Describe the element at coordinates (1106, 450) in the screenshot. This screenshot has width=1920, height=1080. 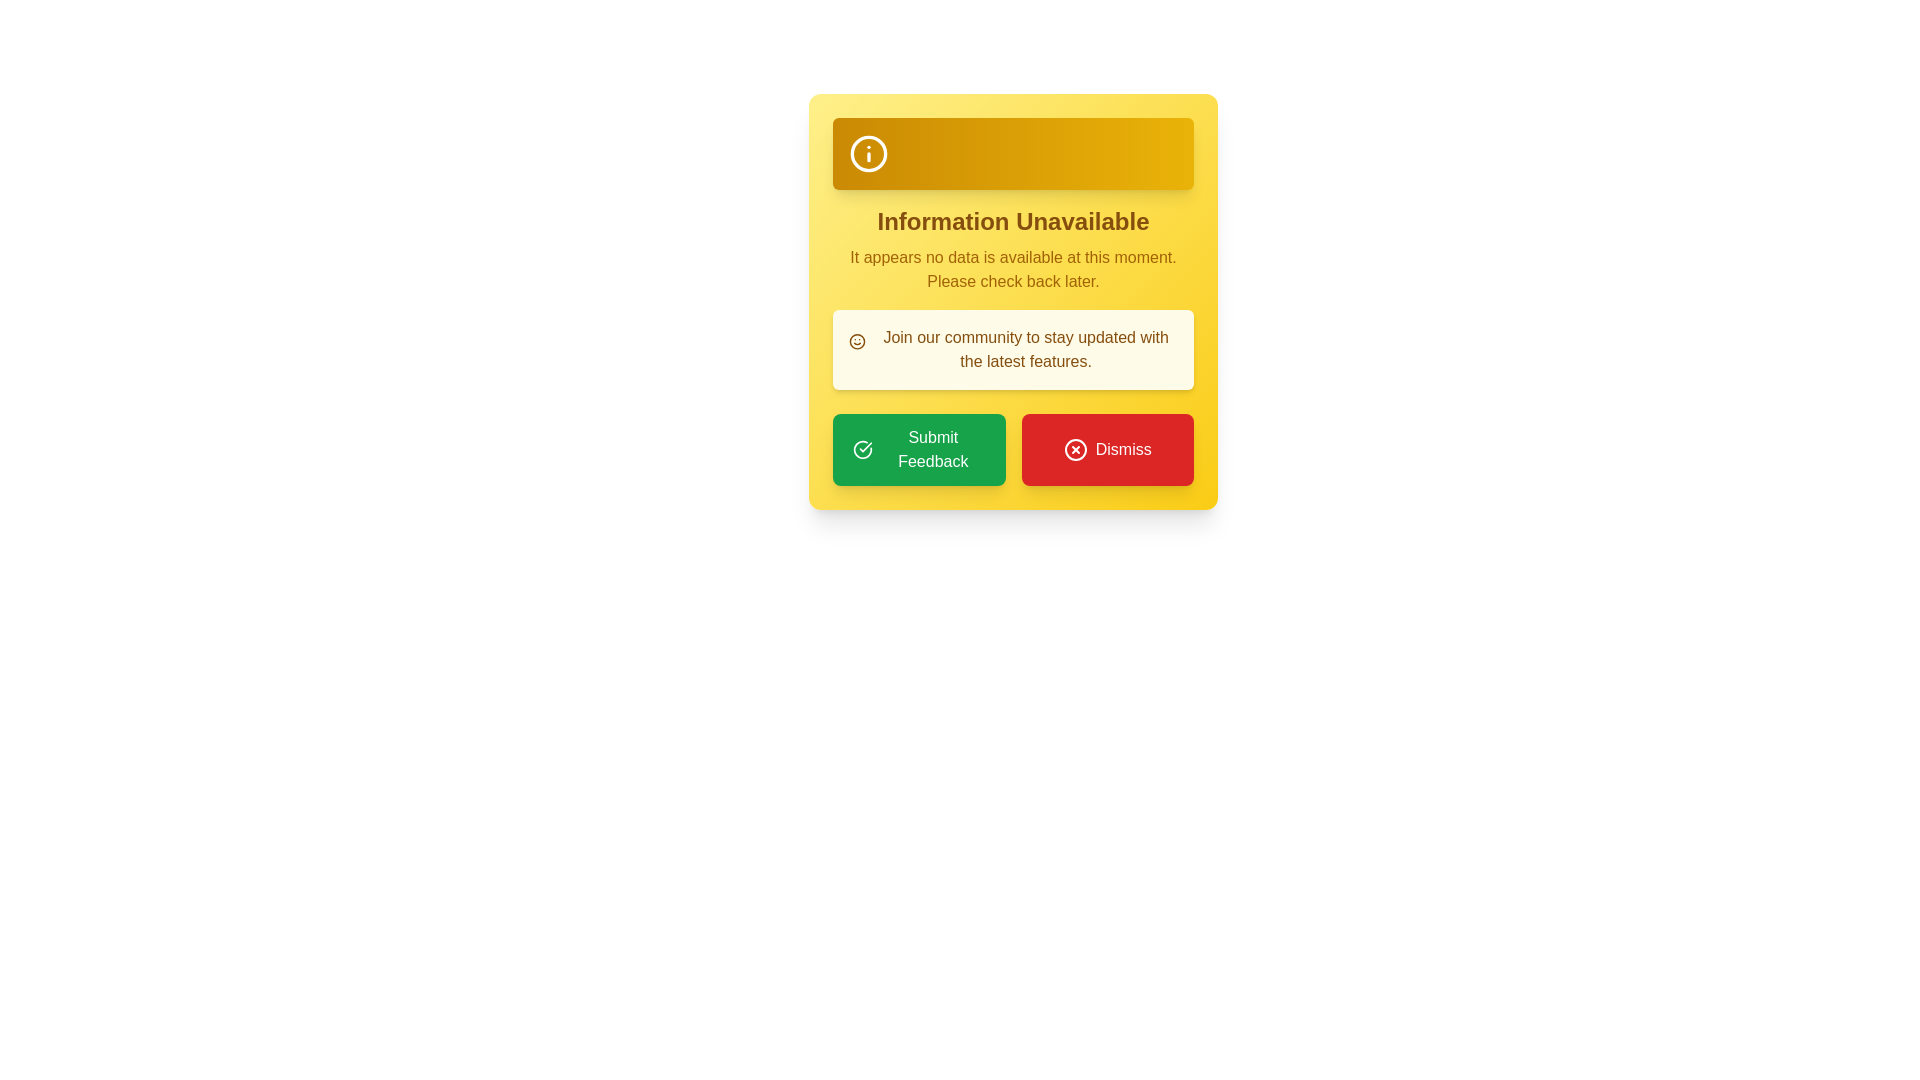
I see `the 'Dismiss' button located at the bottom-right of the button grid for accessibility purposes` at that location.